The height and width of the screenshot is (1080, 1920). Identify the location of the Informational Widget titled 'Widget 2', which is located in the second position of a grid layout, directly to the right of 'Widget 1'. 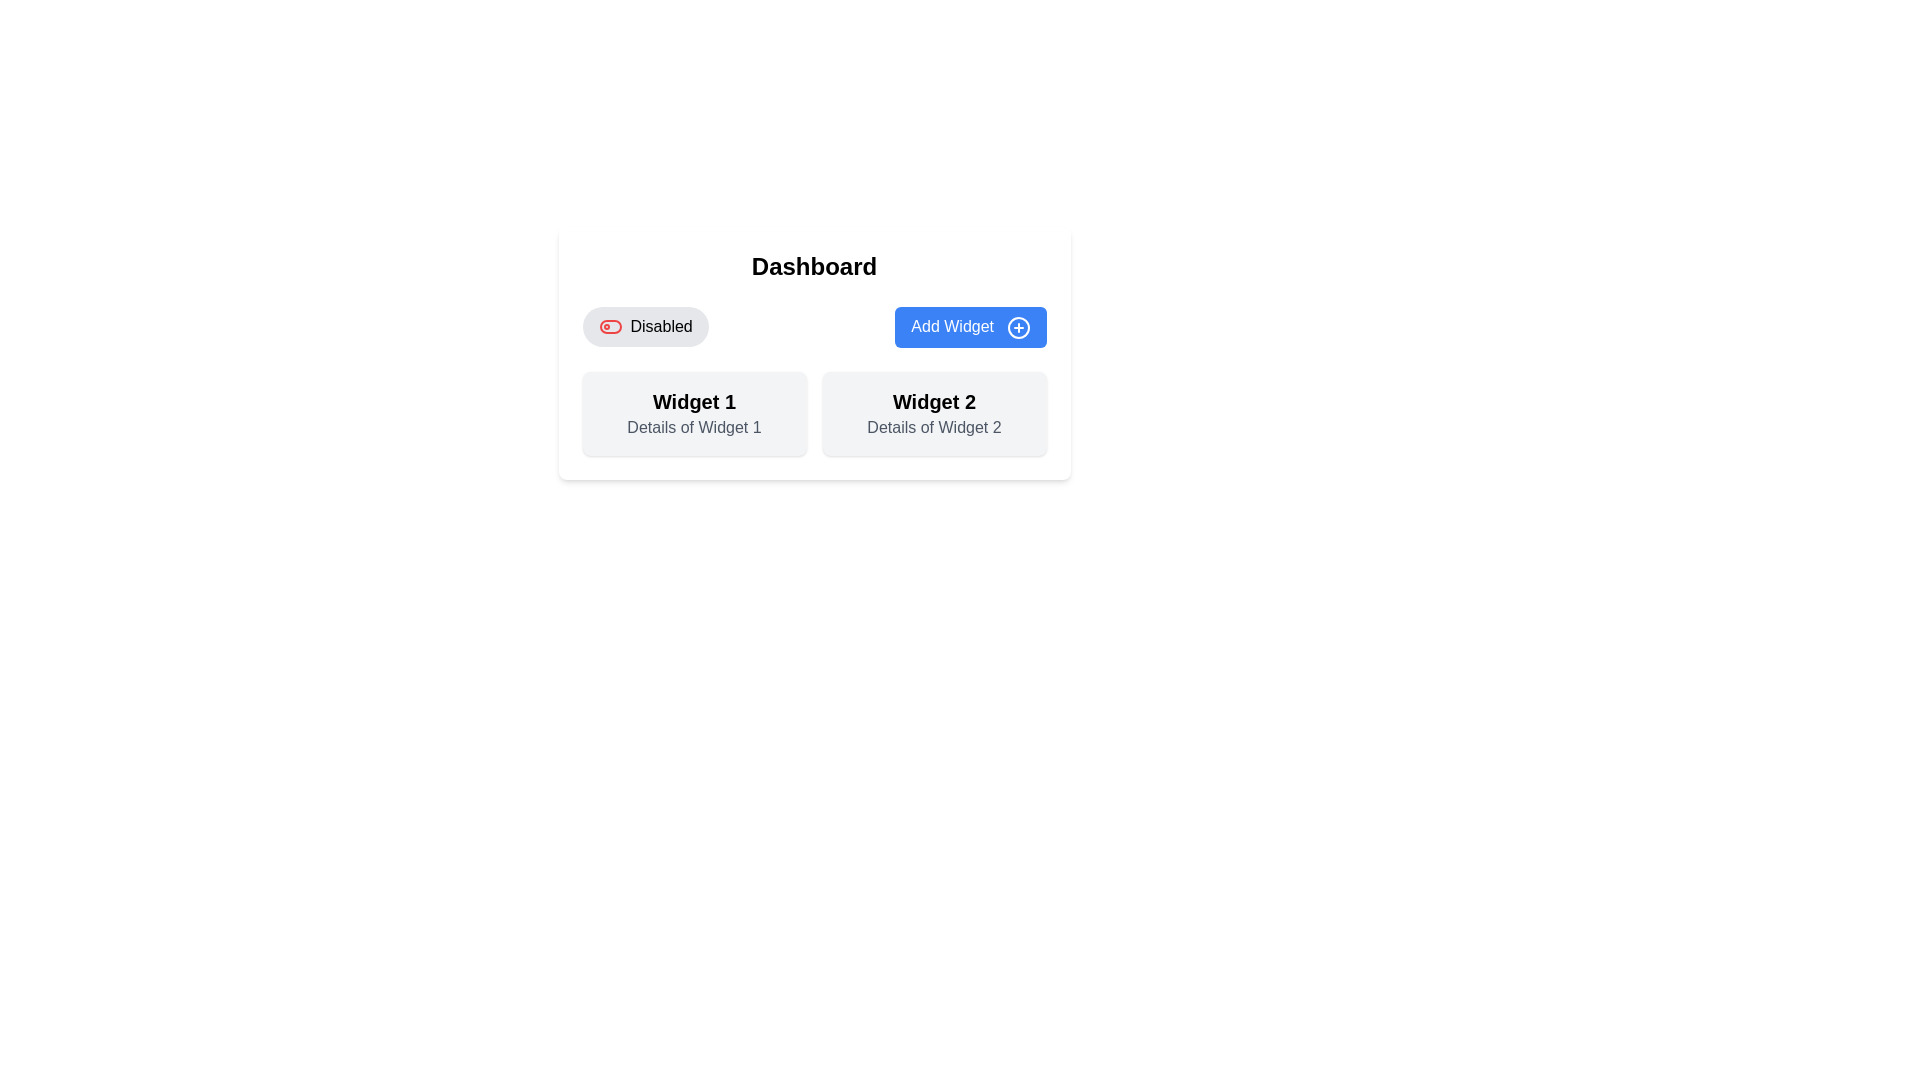
(933, 412).